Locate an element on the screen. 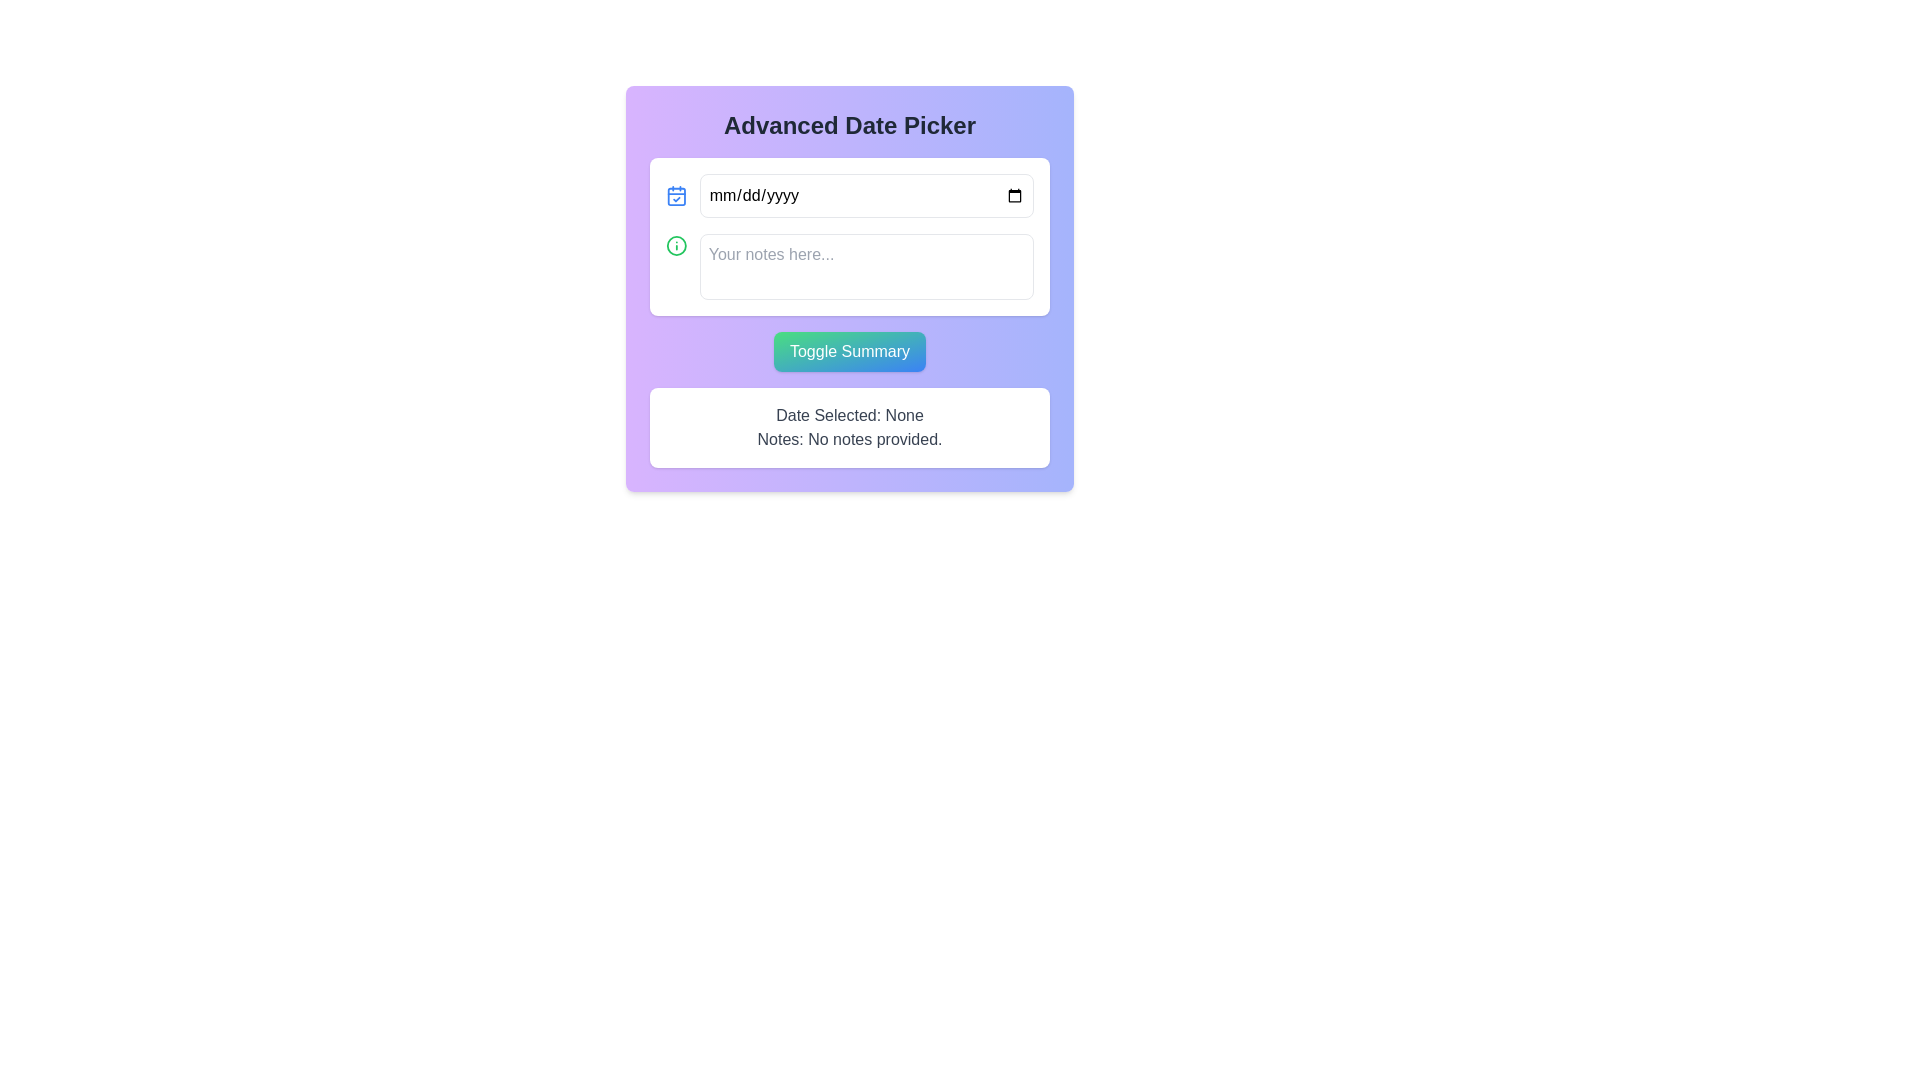 The image size is (1920, 1080). the white box with rounded corners and shadow effect that contains the text 'Date Selected: None' and 'Notes: No notes provided', located below the 'Toggle Summary' button in the 'Advanced Date Picker' section is located at coordinates (849, 427).